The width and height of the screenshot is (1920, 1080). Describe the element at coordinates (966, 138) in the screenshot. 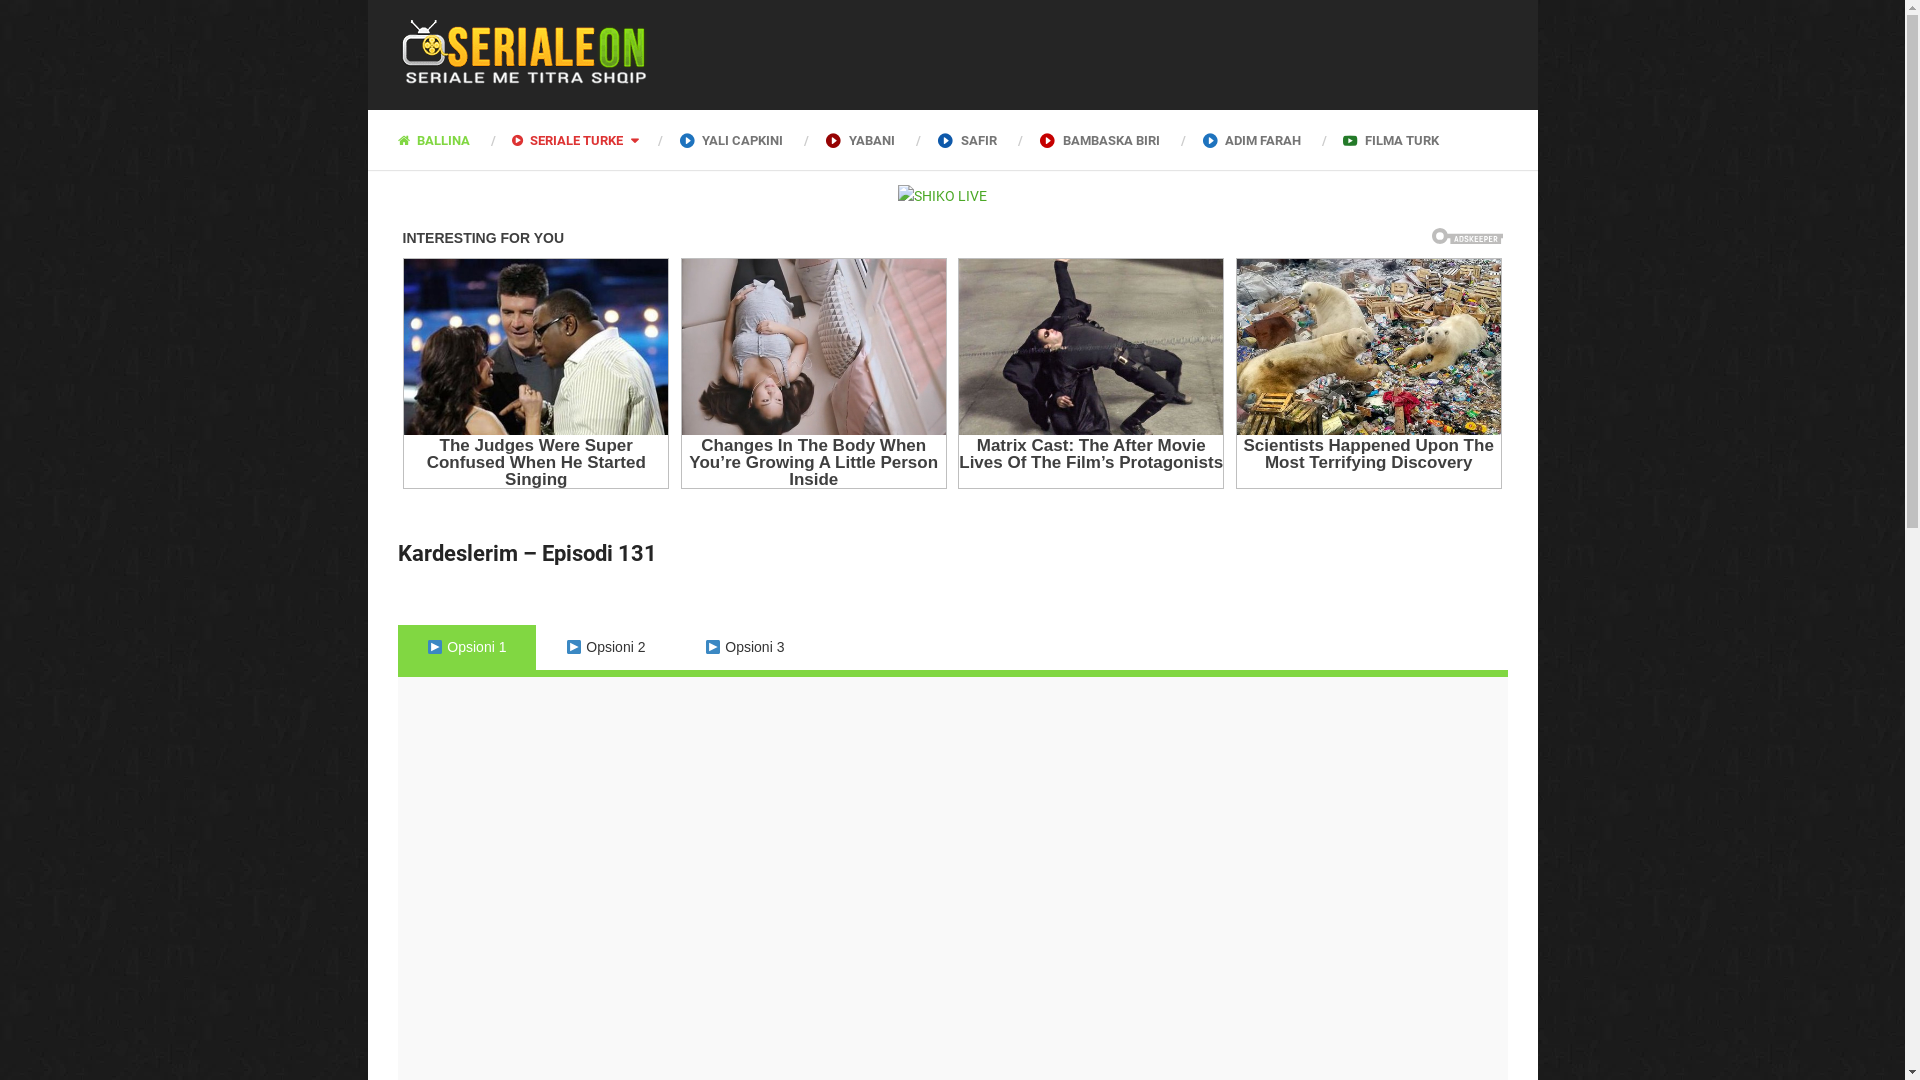

I see `'SAFIR'` at that location.